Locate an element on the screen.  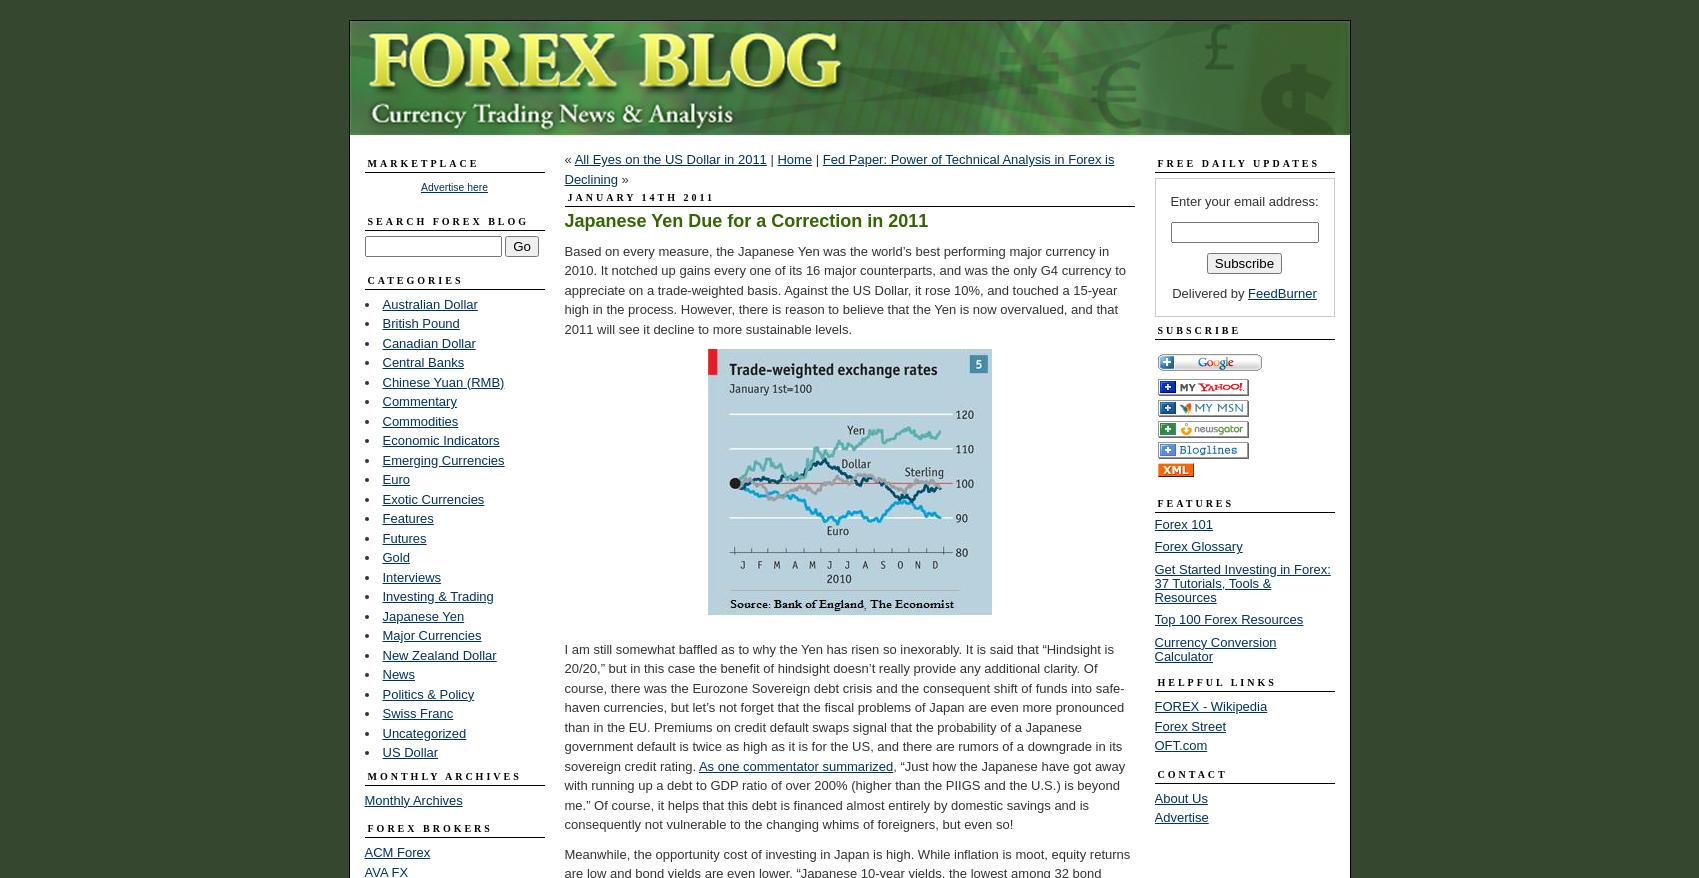
'OFT.com' is located at coordinates (1180, 744).